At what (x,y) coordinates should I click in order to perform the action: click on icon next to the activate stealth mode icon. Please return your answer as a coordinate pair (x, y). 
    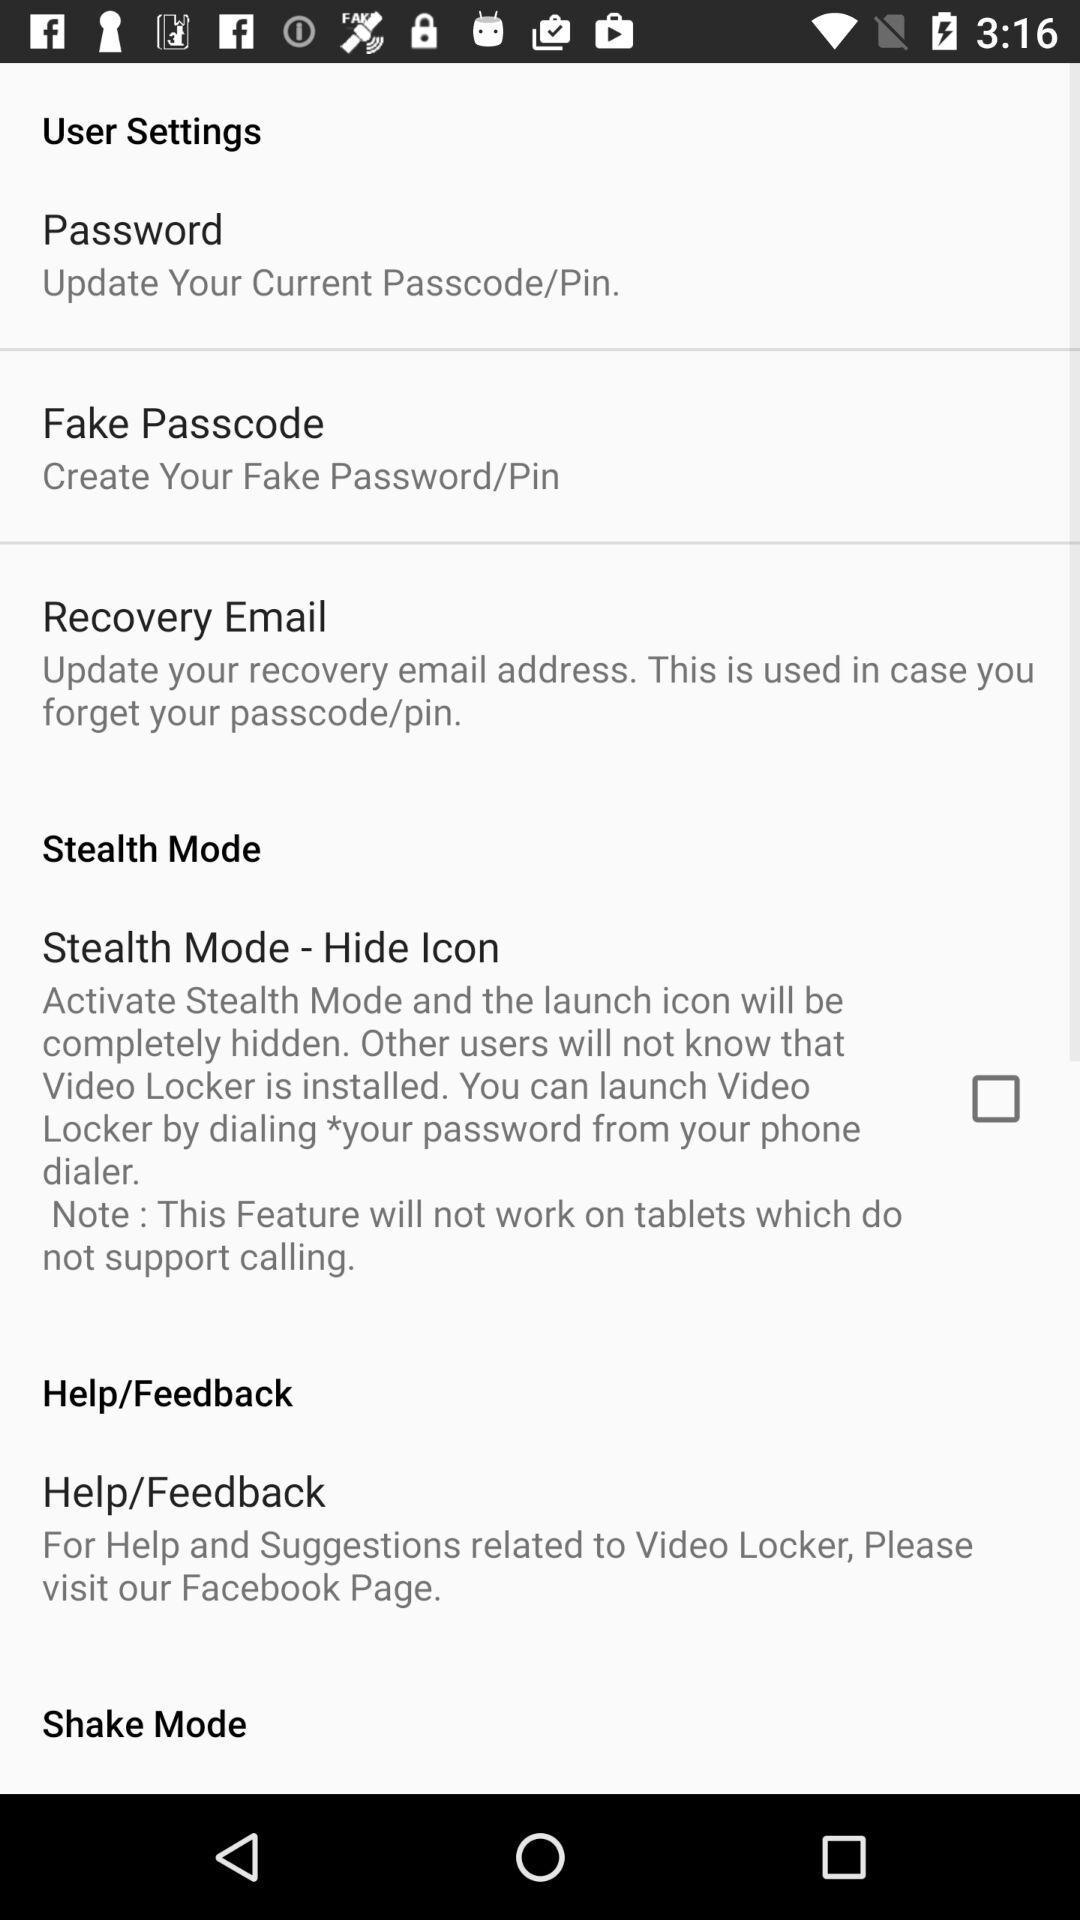
    Looking at the image, I should click on (995, 1097).